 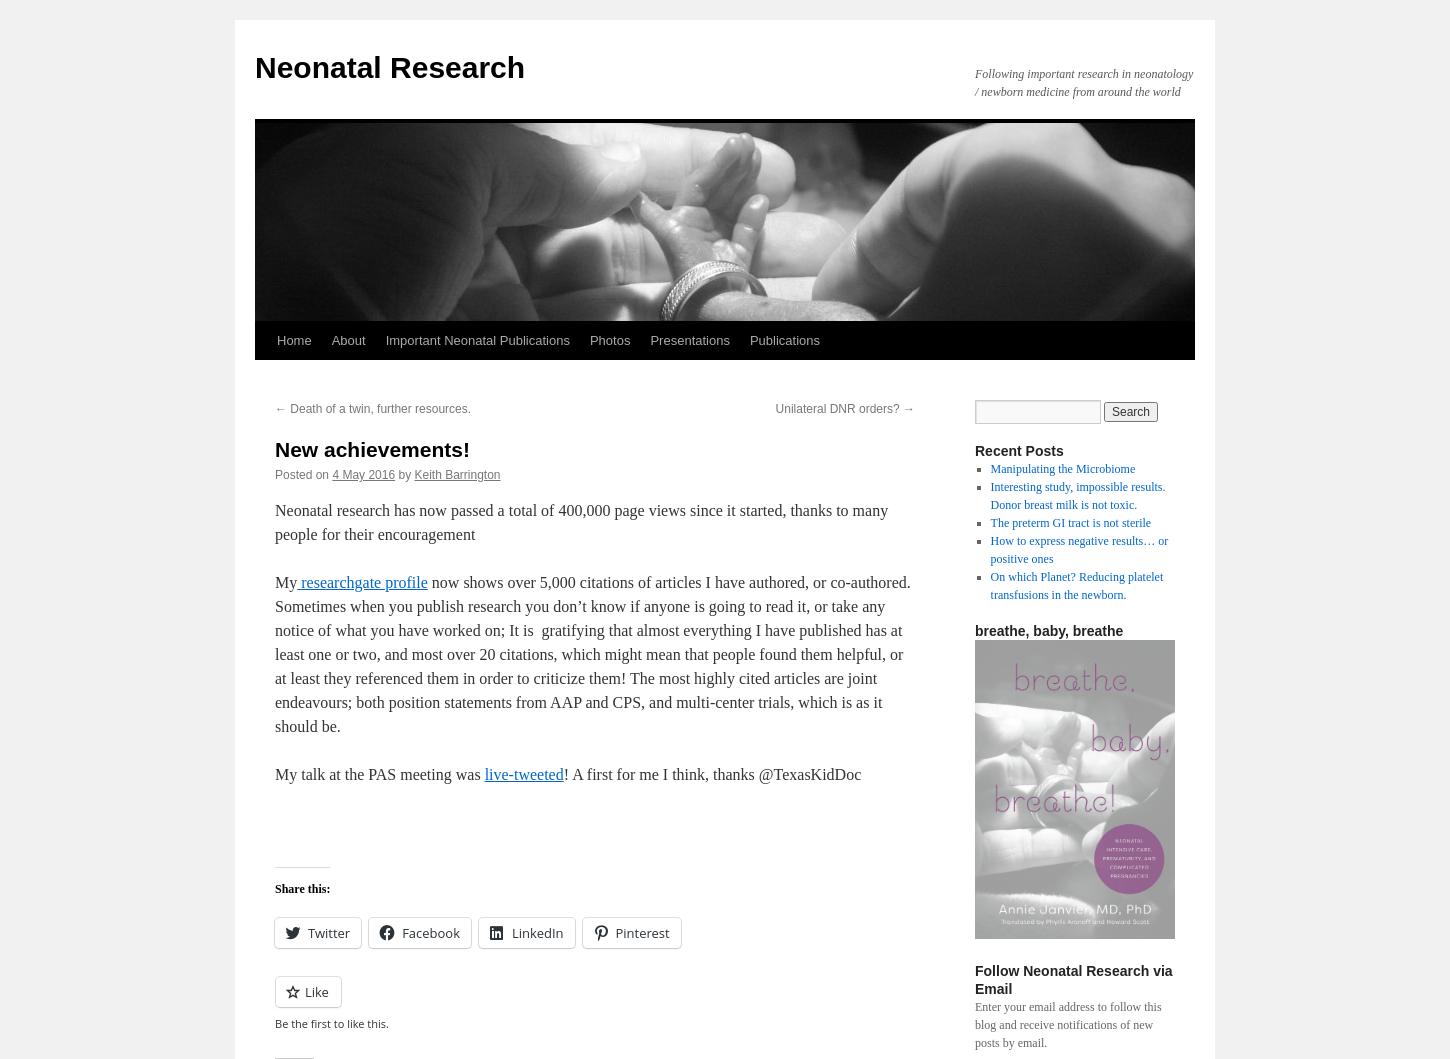 What do you see at coordinates (581, 522) in the screenshot?
I see `'Neonatal research has now passed a total of 400,000 page views since it started, thanks to many people for their encouragement'` at bounding box center [581, 522].